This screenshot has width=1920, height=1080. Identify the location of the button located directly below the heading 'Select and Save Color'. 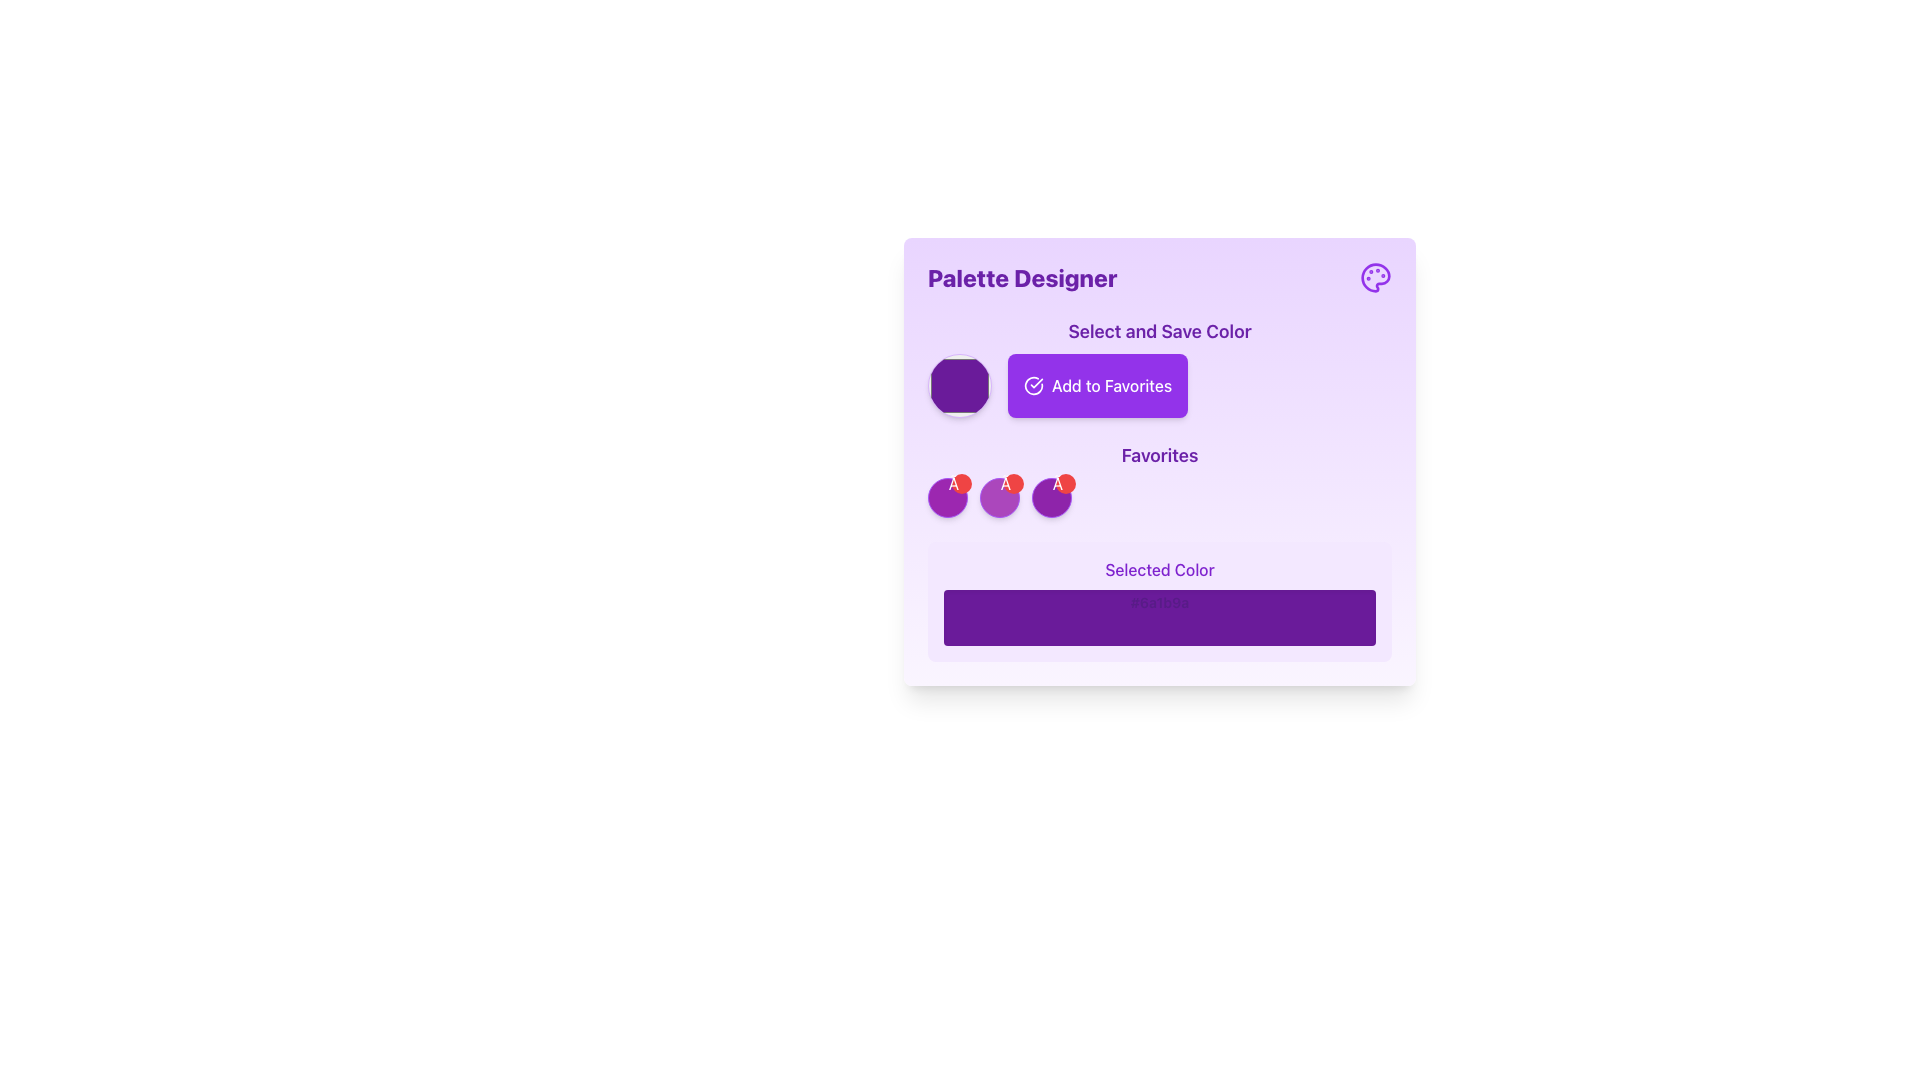
(1160, 385).